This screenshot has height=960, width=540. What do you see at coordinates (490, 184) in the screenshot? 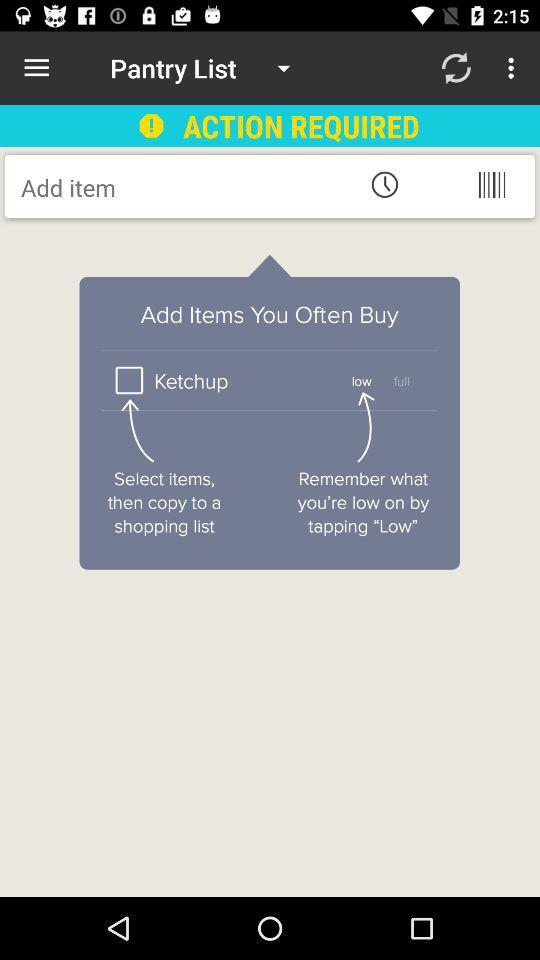
I see `paarcode simple page` at bounding box center [490, 184].